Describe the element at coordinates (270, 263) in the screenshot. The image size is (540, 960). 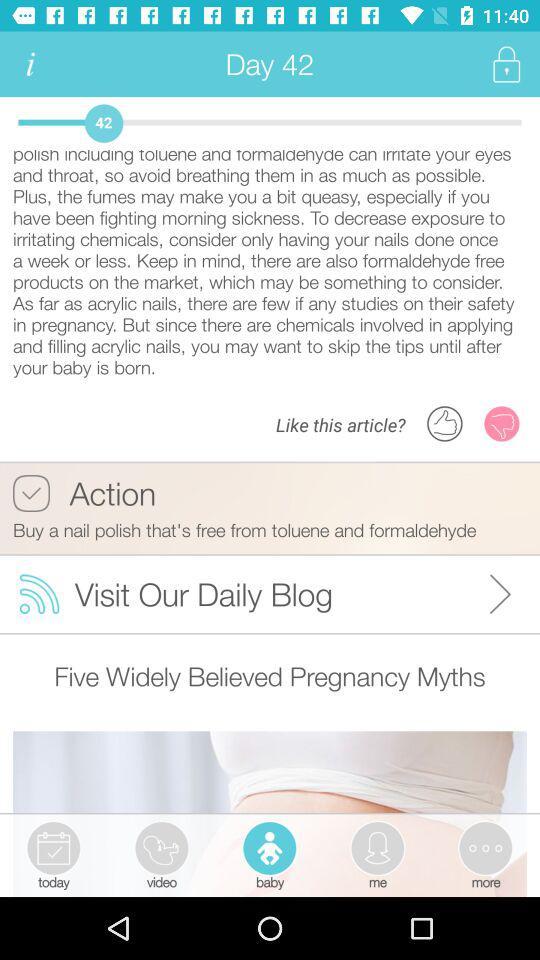
I see `thanks to your icon` at that location.